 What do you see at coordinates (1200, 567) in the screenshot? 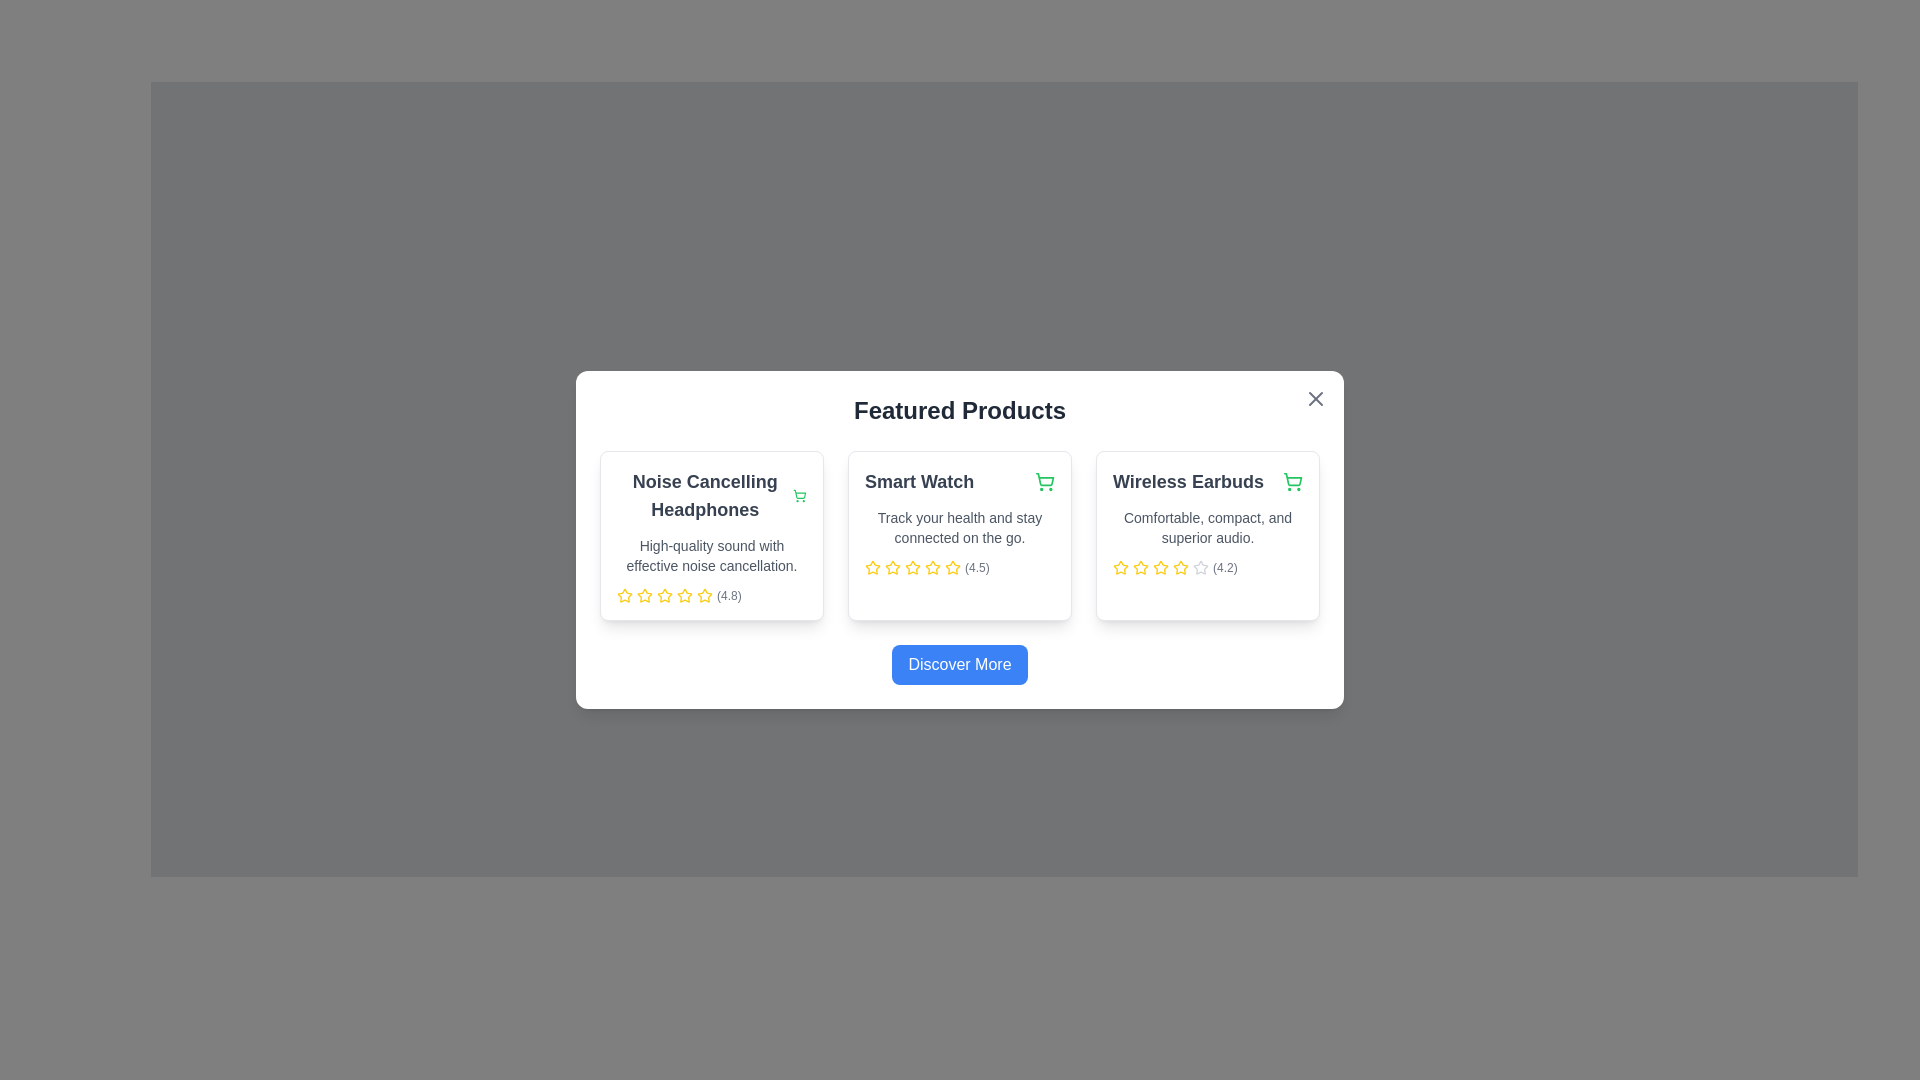
I see `the fourth star icon in the product rating row under the 'Wireless Earbuds' card to update the rating` at bounding box center [1200, 567].